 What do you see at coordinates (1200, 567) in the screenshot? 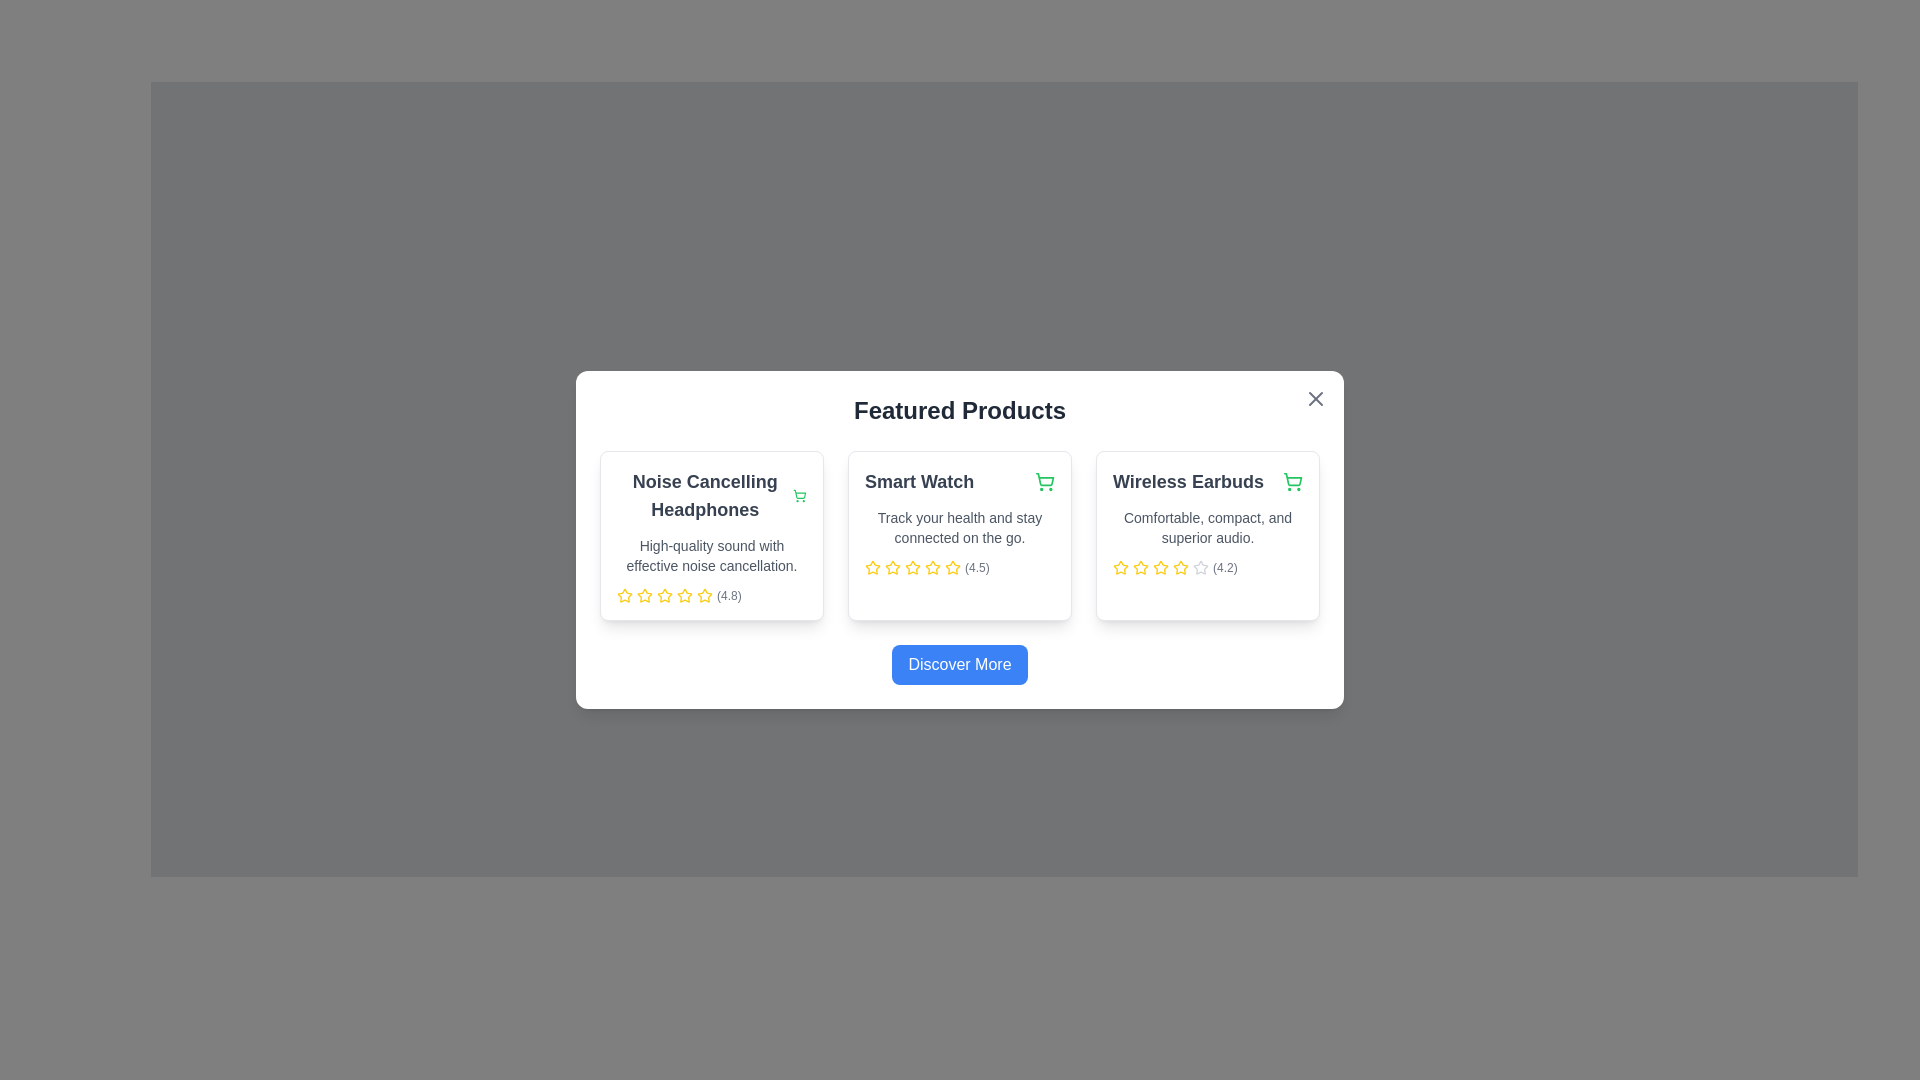
I see `the fourth star icon in the product rating row under the 'Wireless Earbuds' card to update the rating` at bounding box center [1200, 567].